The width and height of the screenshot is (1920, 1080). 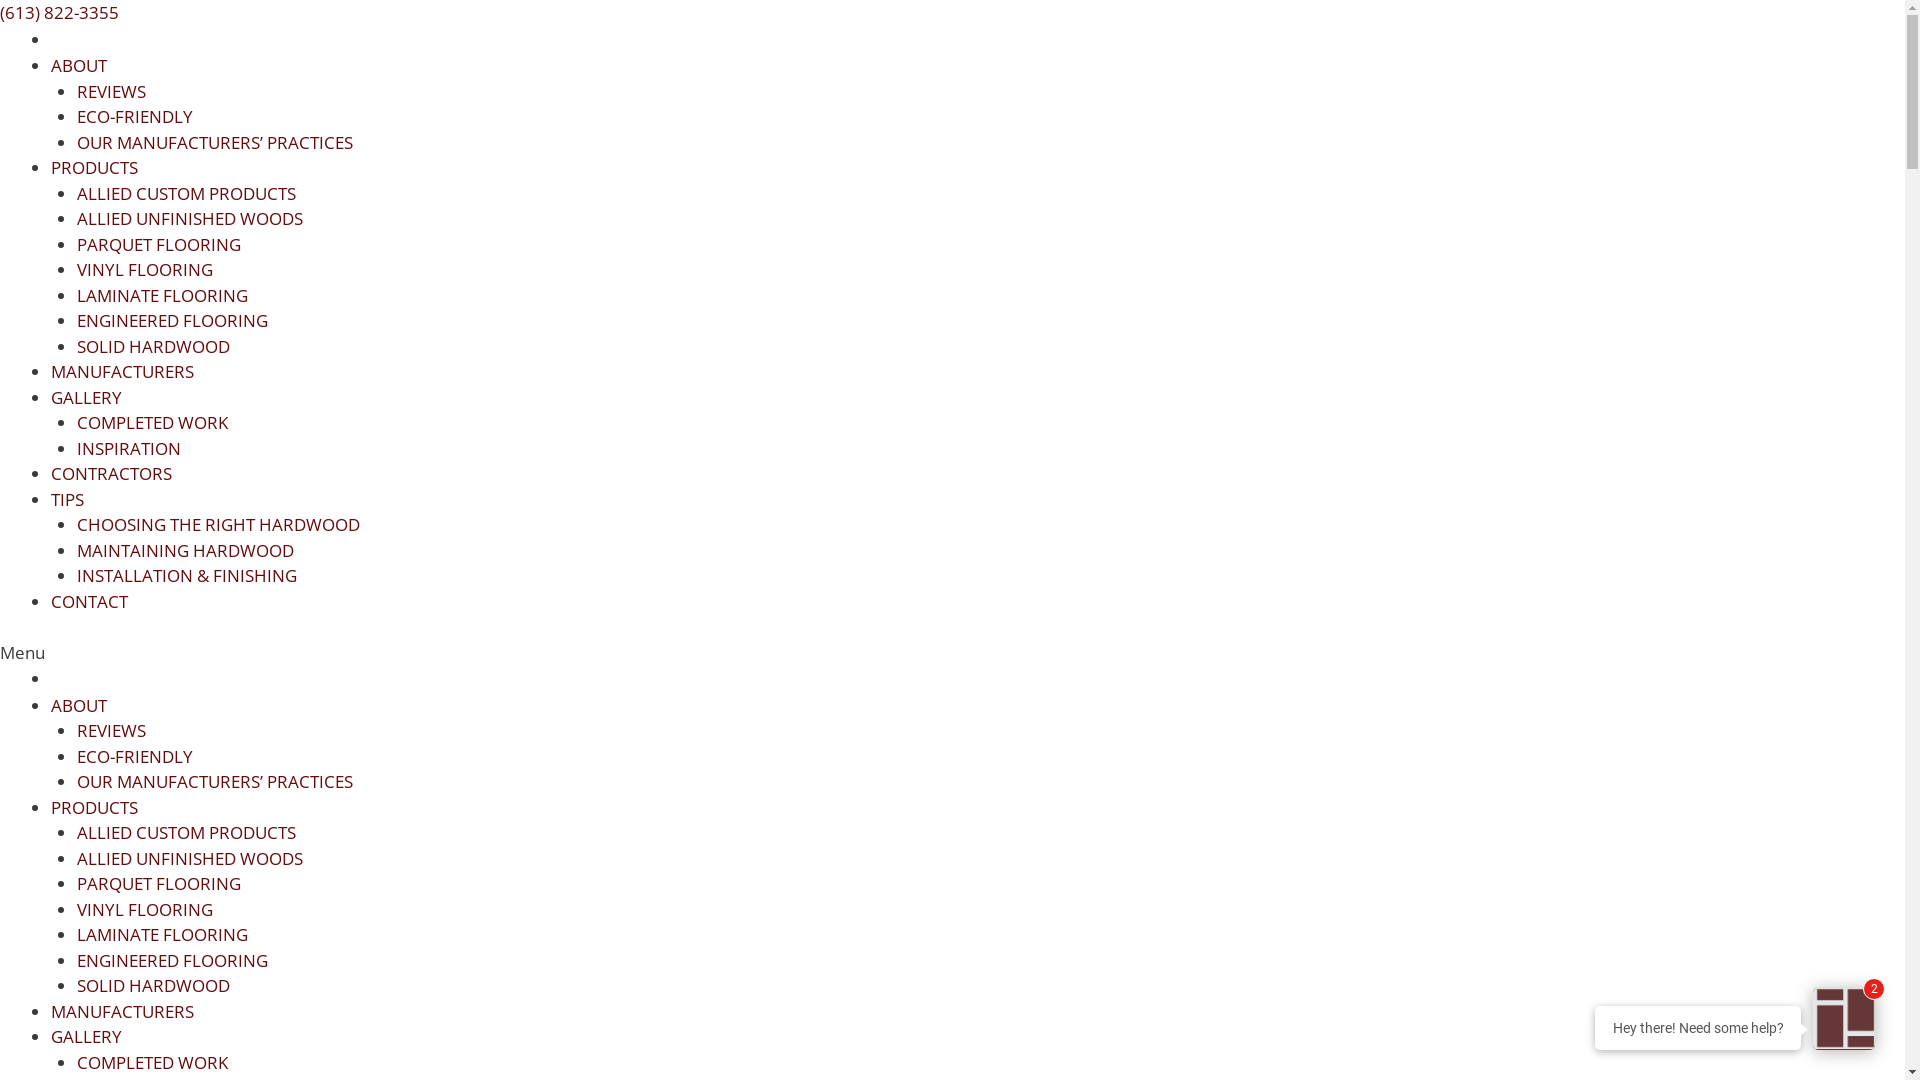 I want to click on 'PRODUCTS', so click(x=93, y=806).